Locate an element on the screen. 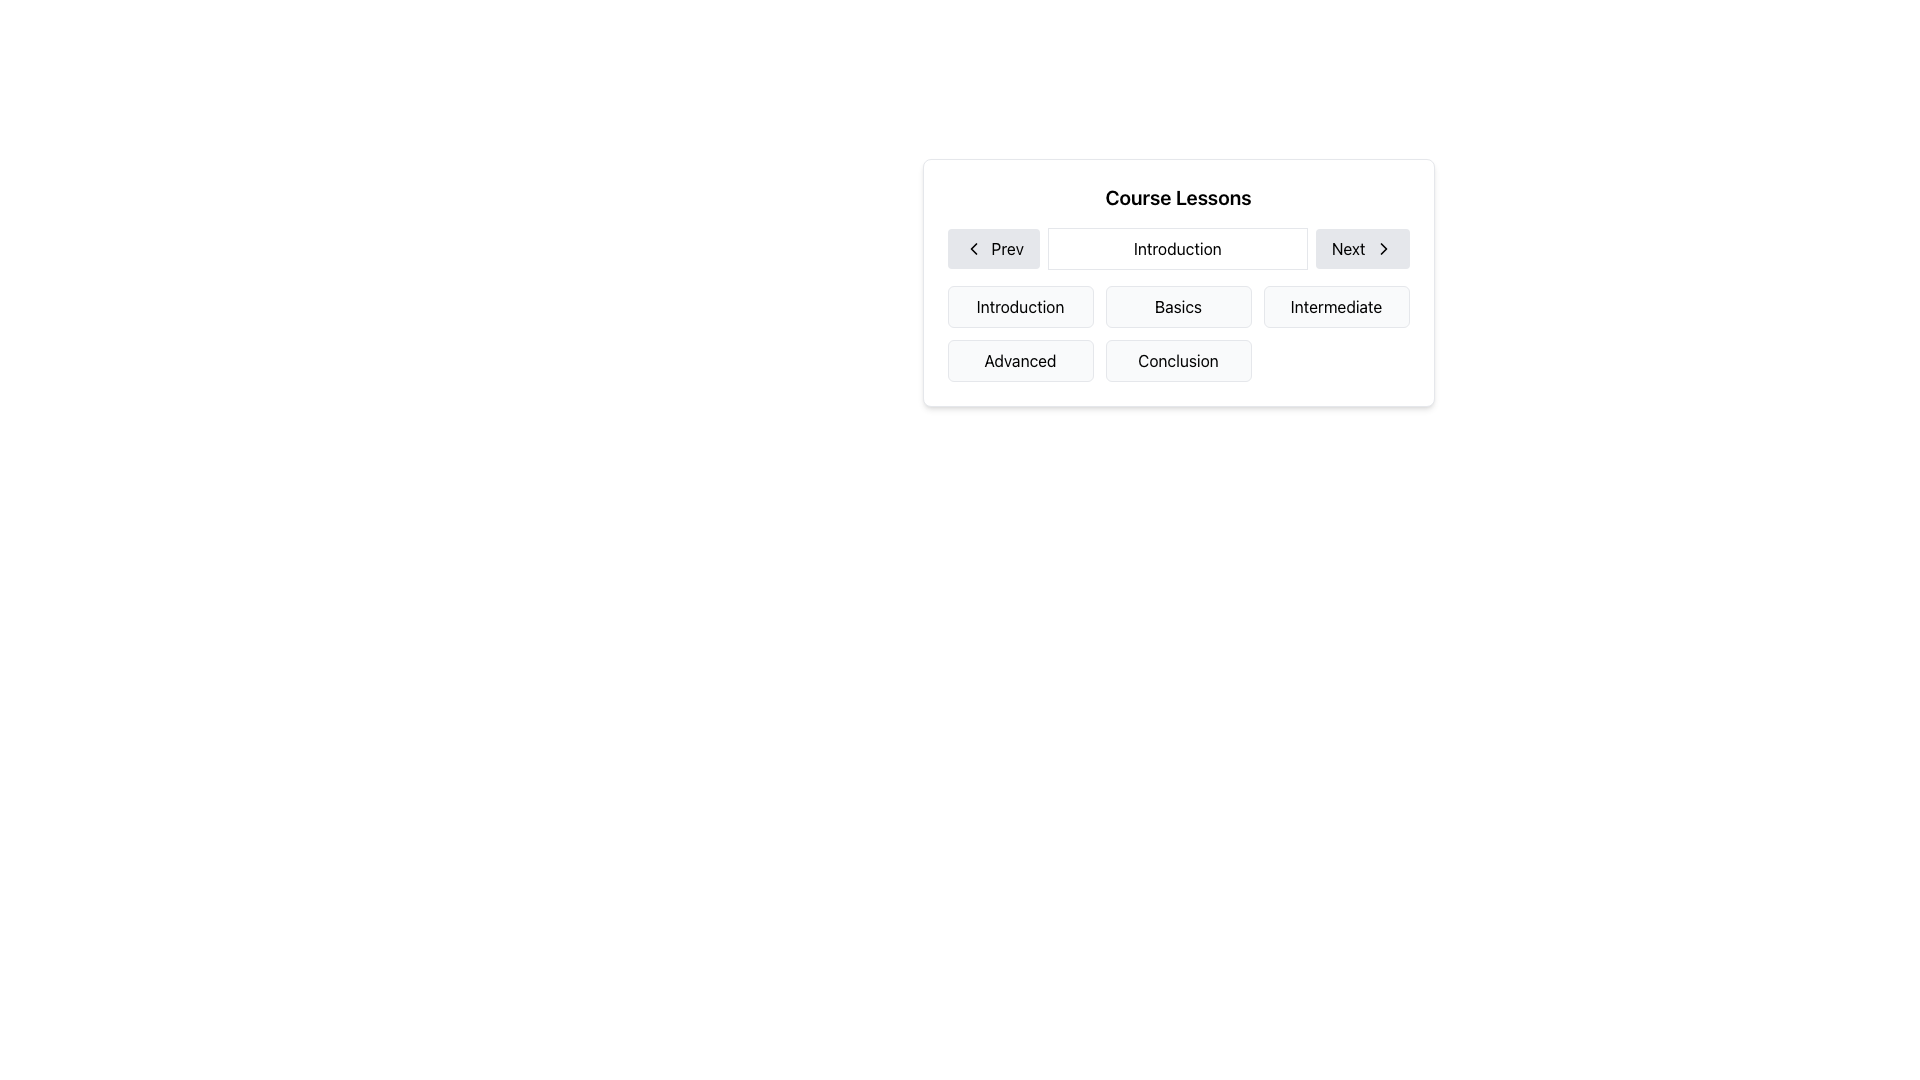 The width and height of the screenshot is (1920, 1080). the 'Prev' and 'Next' buttons in the navigation bar is located at coordinates (1178, 248).